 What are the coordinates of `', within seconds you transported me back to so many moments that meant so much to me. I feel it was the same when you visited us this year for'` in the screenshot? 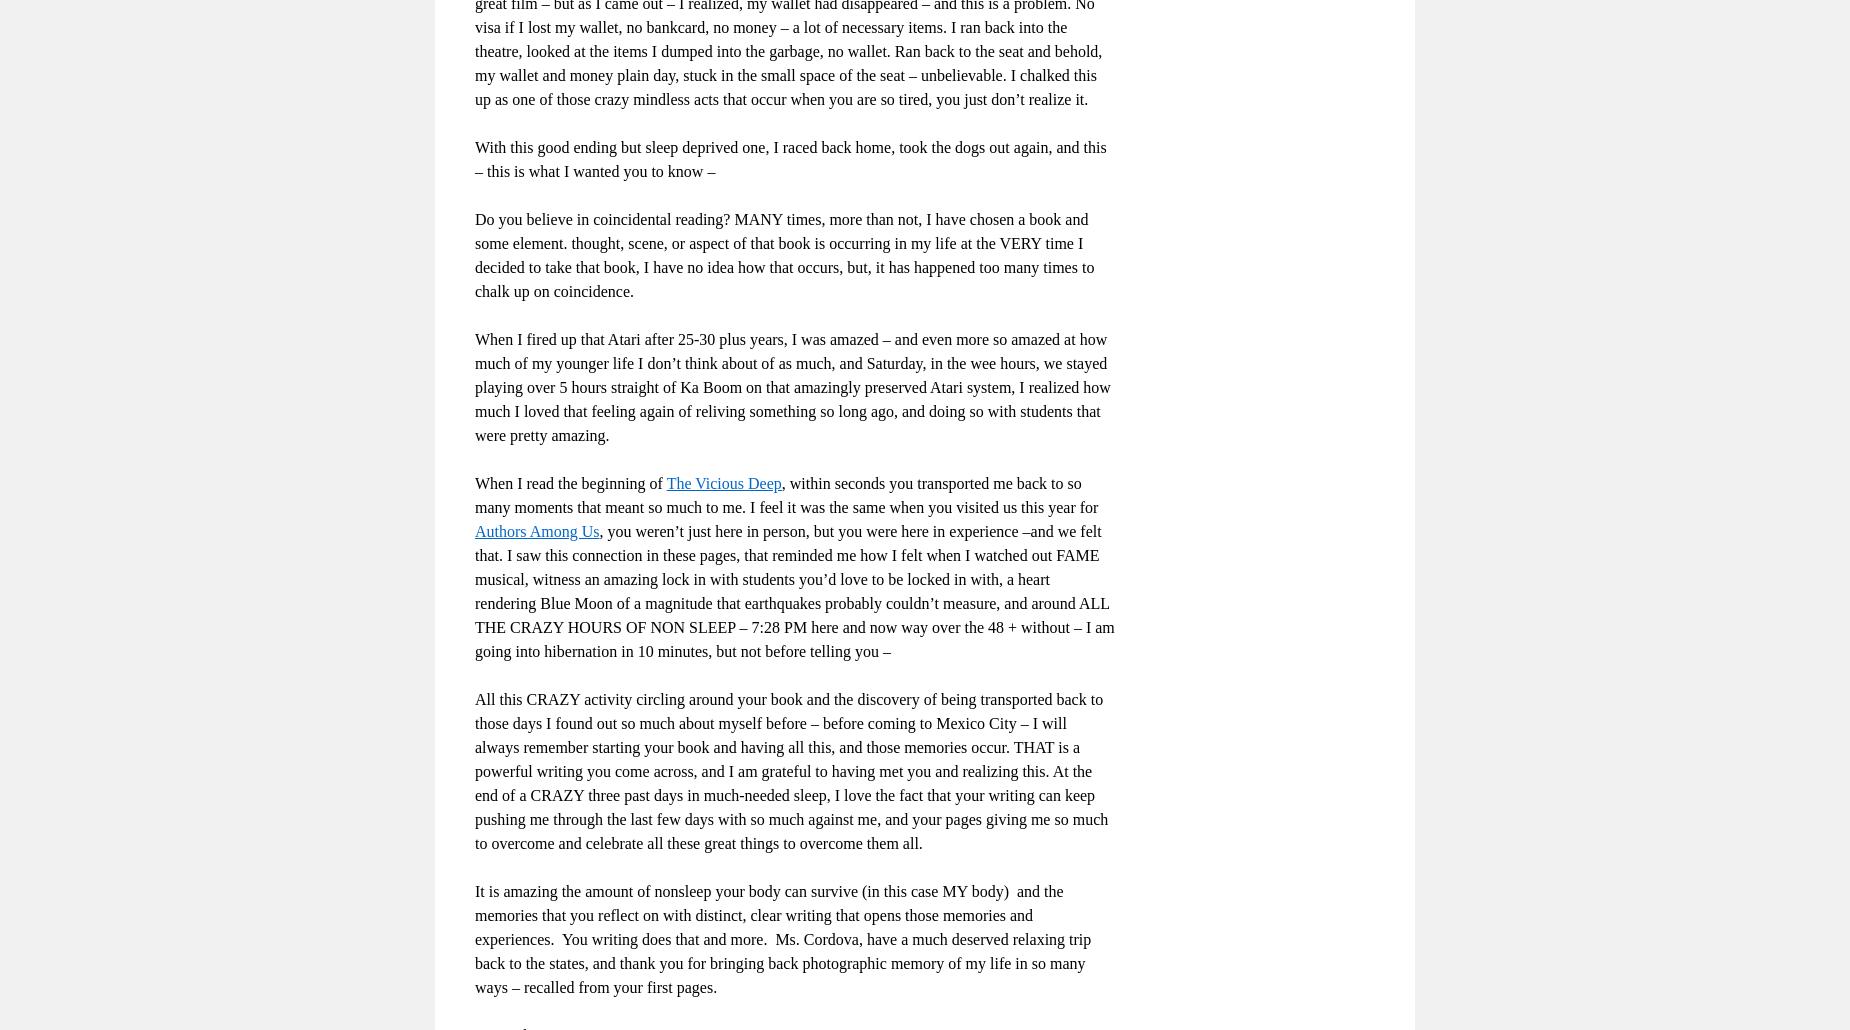 It's located at (786, 493).